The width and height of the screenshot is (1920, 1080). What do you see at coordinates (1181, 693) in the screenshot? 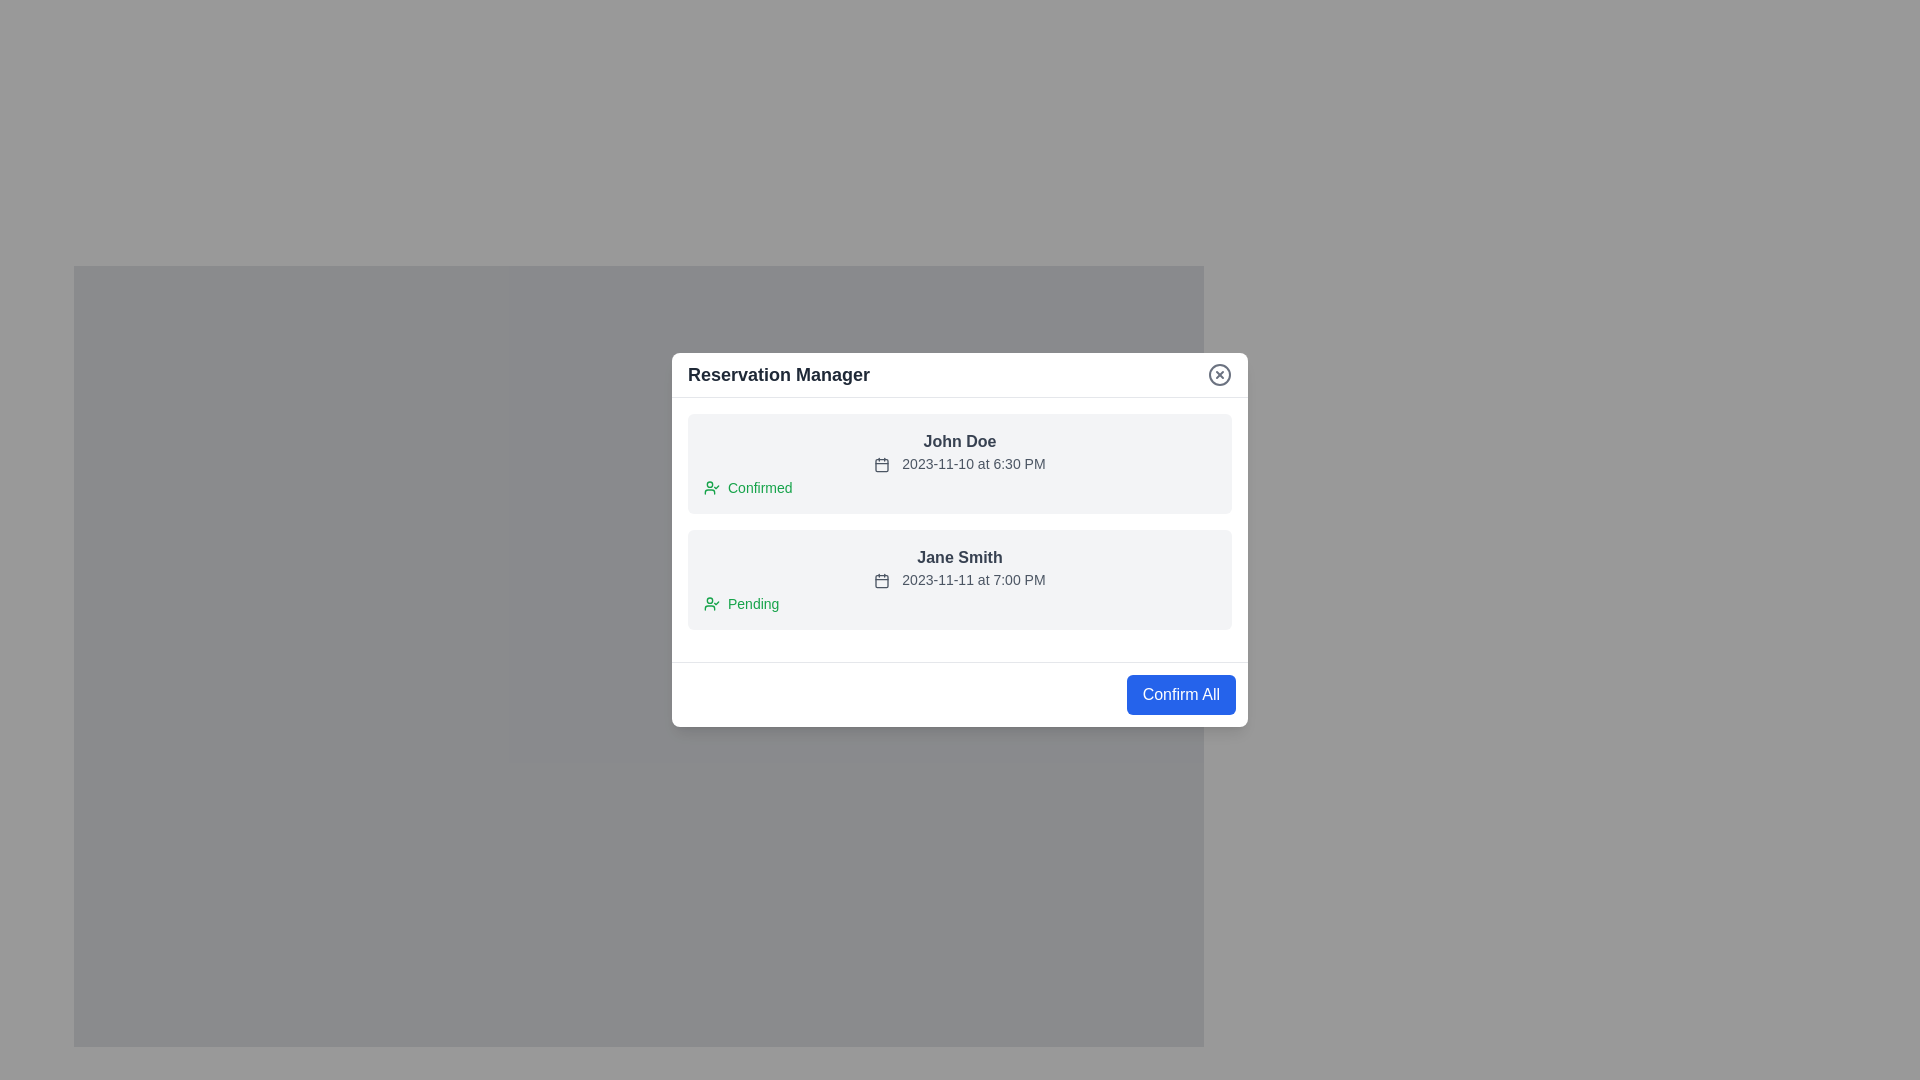
I see `the confirmation button located at the bottom-right corner of the 'Reservation Manager' modal` at bounding box center [1181, 693].